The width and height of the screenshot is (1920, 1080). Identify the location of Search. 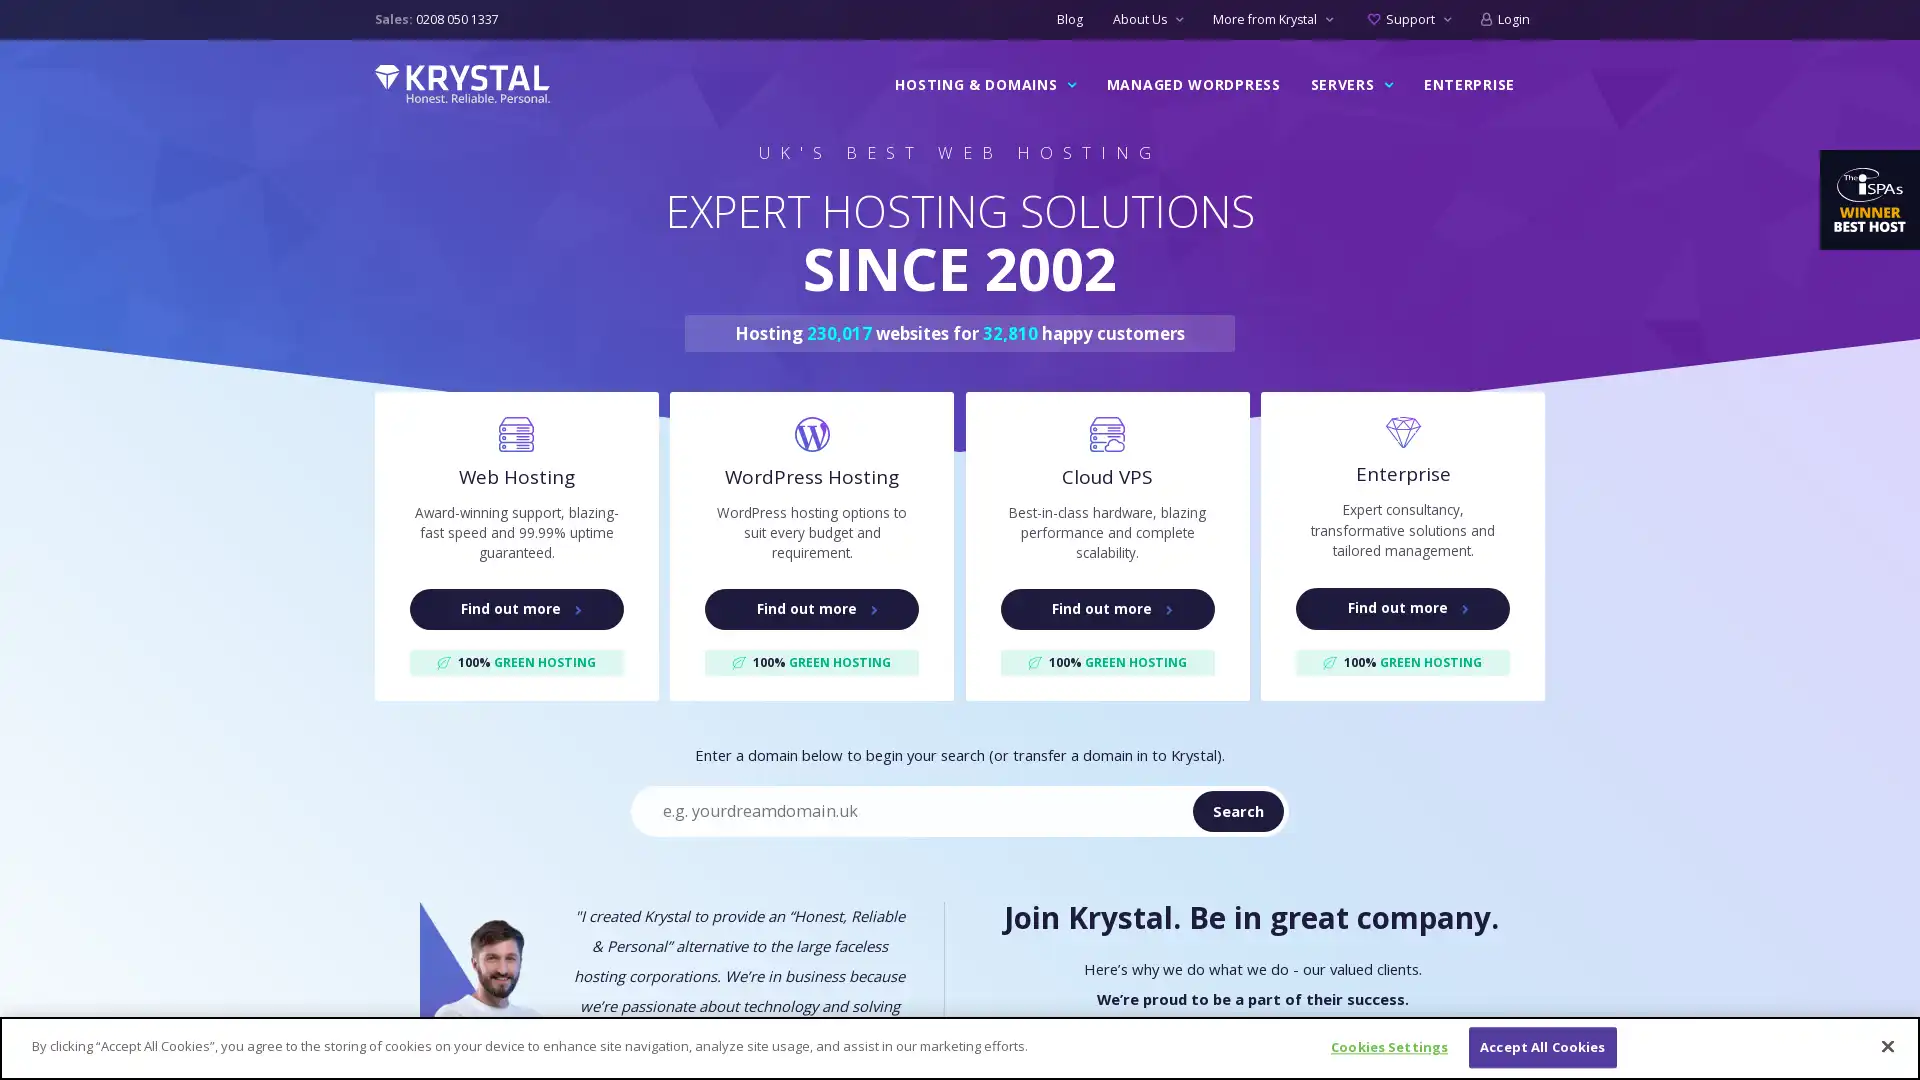
(1237, 810).